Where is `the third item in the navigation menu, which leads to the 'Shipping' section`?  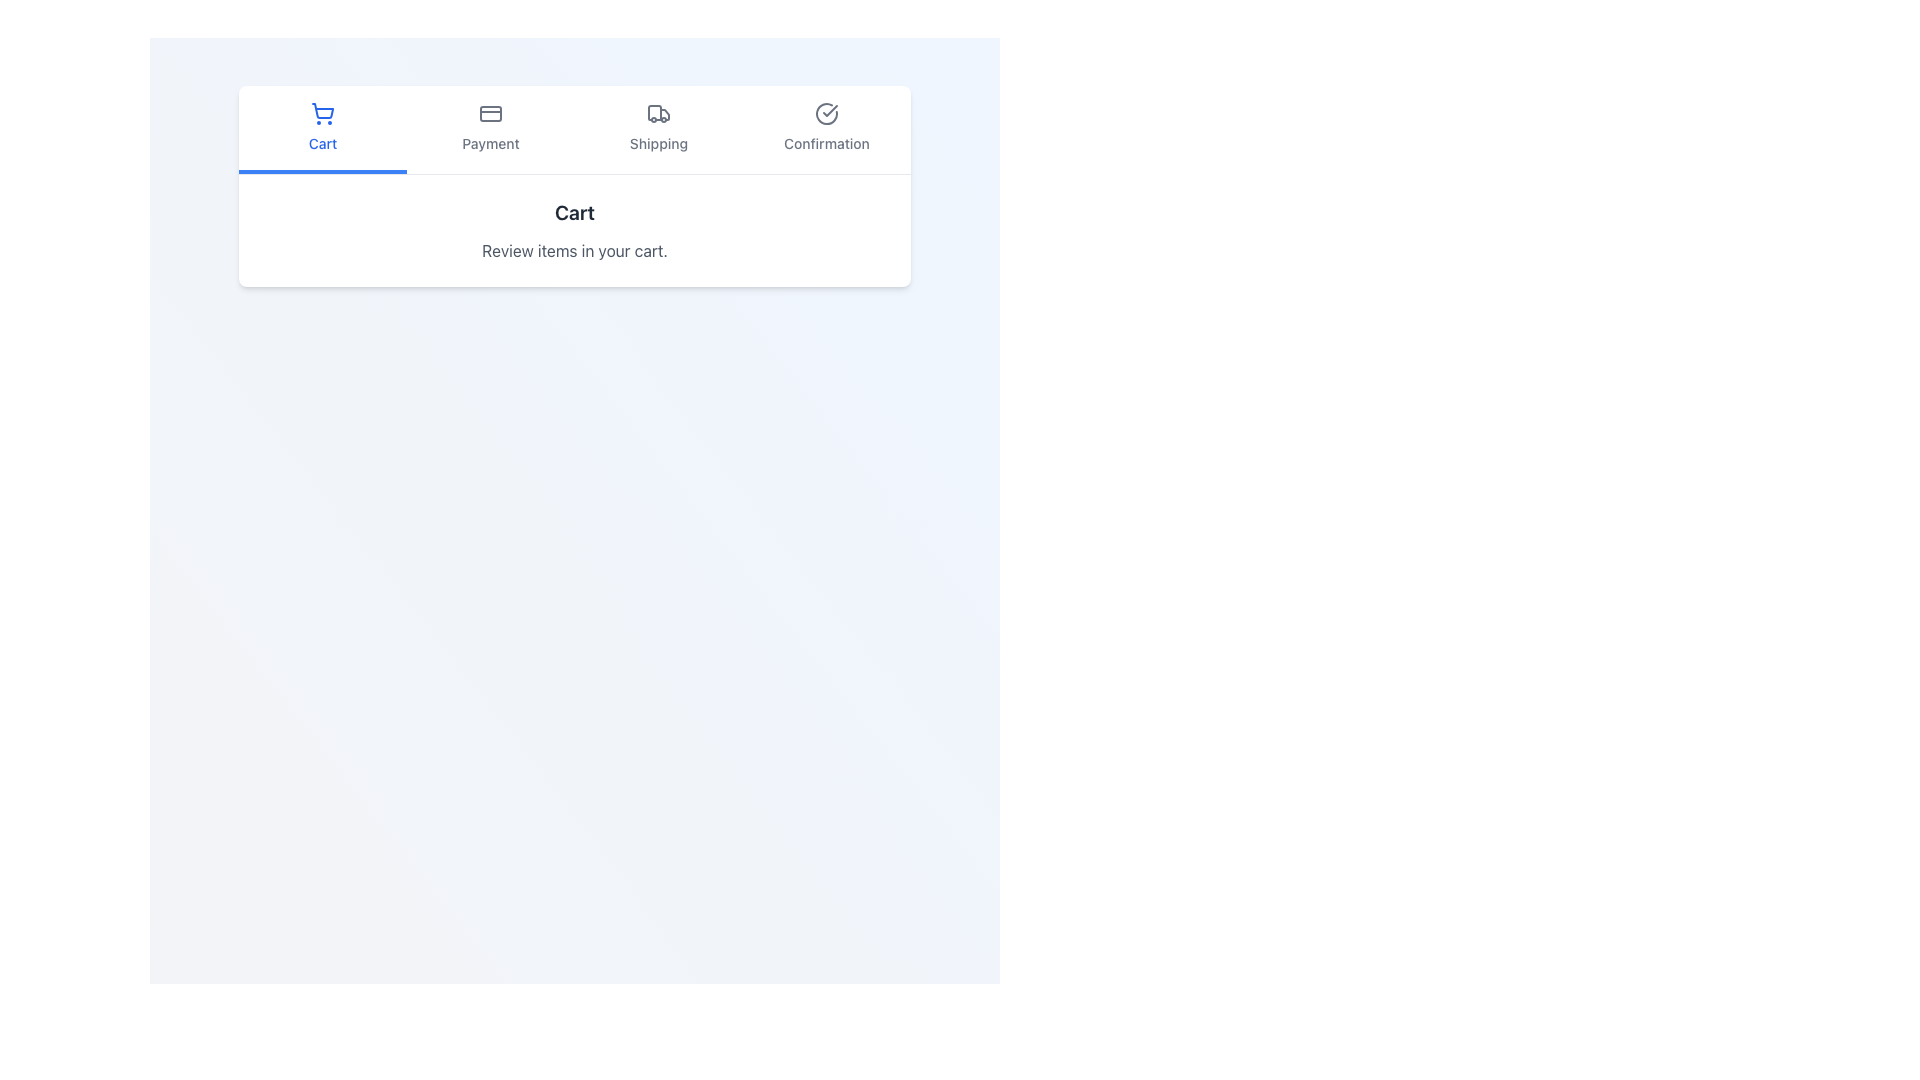 the third item in the navigation menu, which leads to the 'Shipping' section is located at coordinates (658, 130).